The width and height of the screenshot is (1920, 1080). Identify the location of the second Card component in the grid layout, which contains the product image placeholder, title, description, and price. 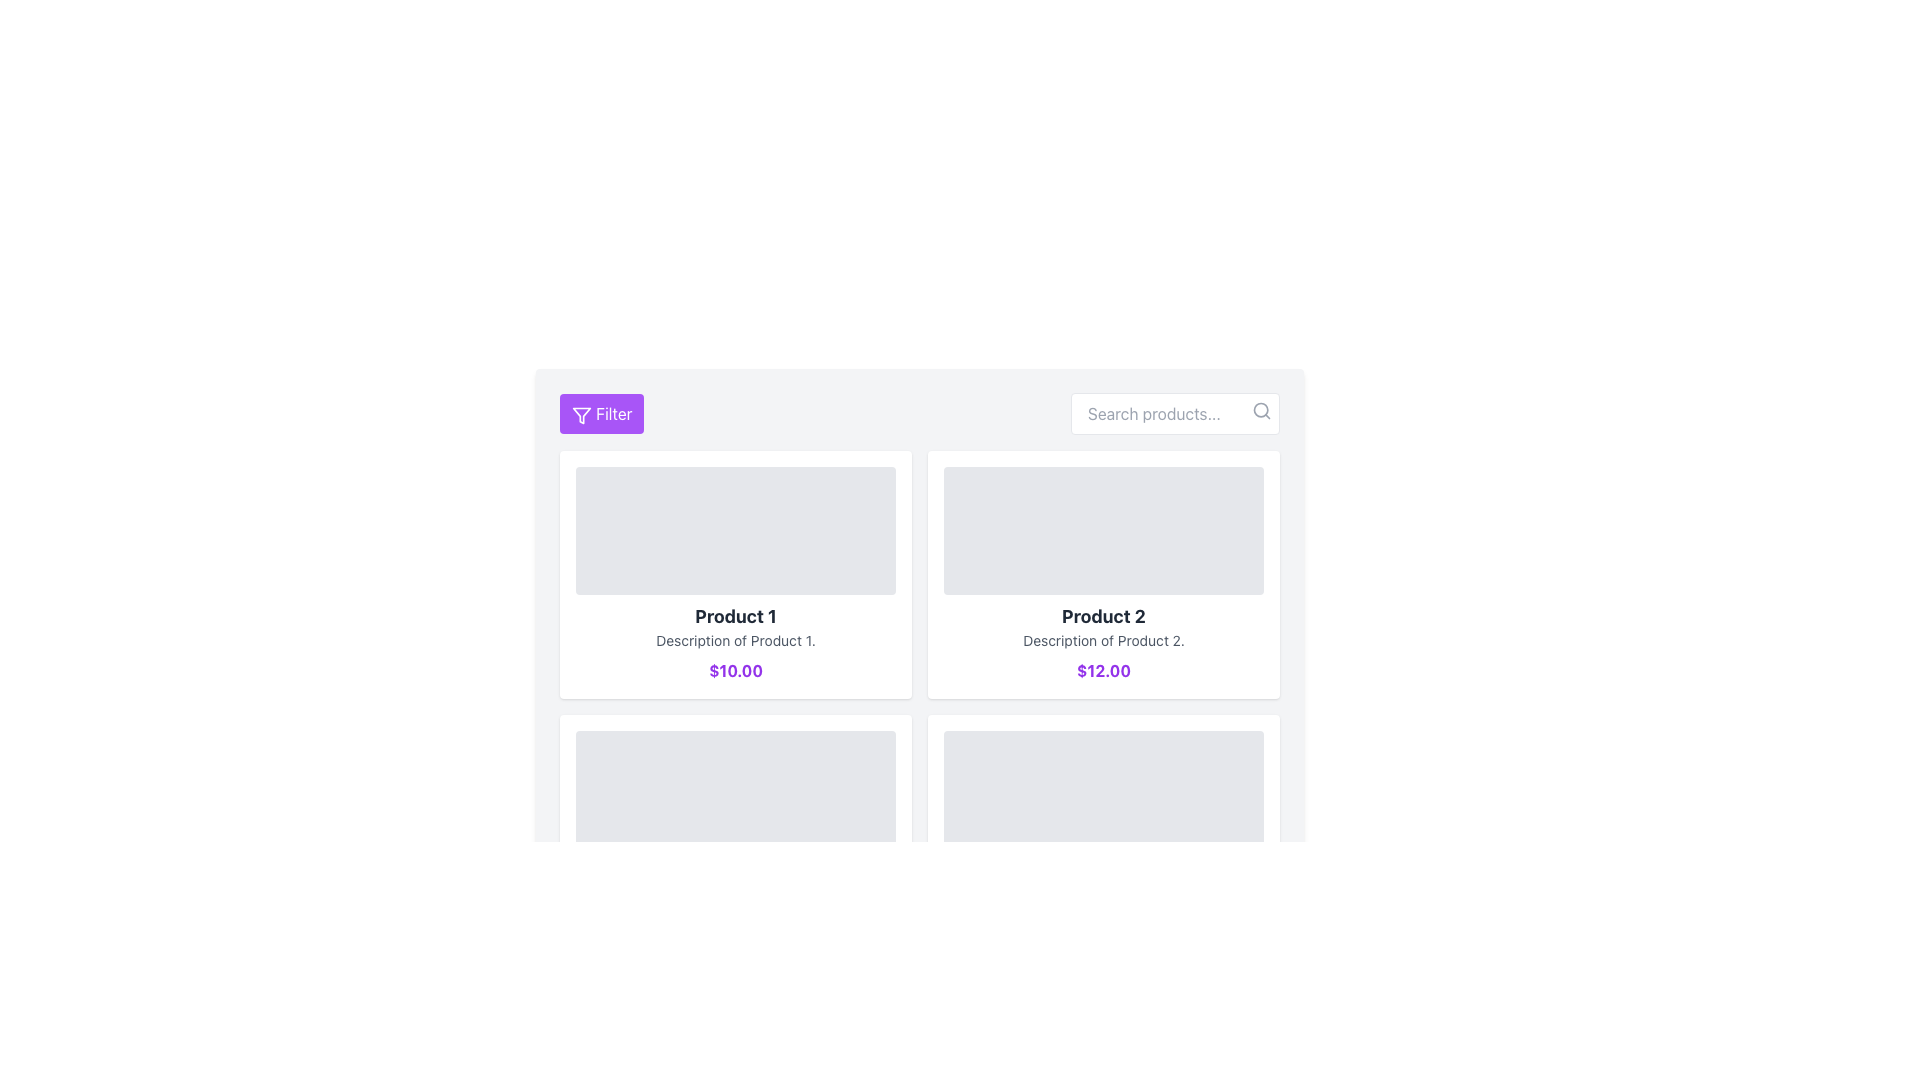
(1103, 574).